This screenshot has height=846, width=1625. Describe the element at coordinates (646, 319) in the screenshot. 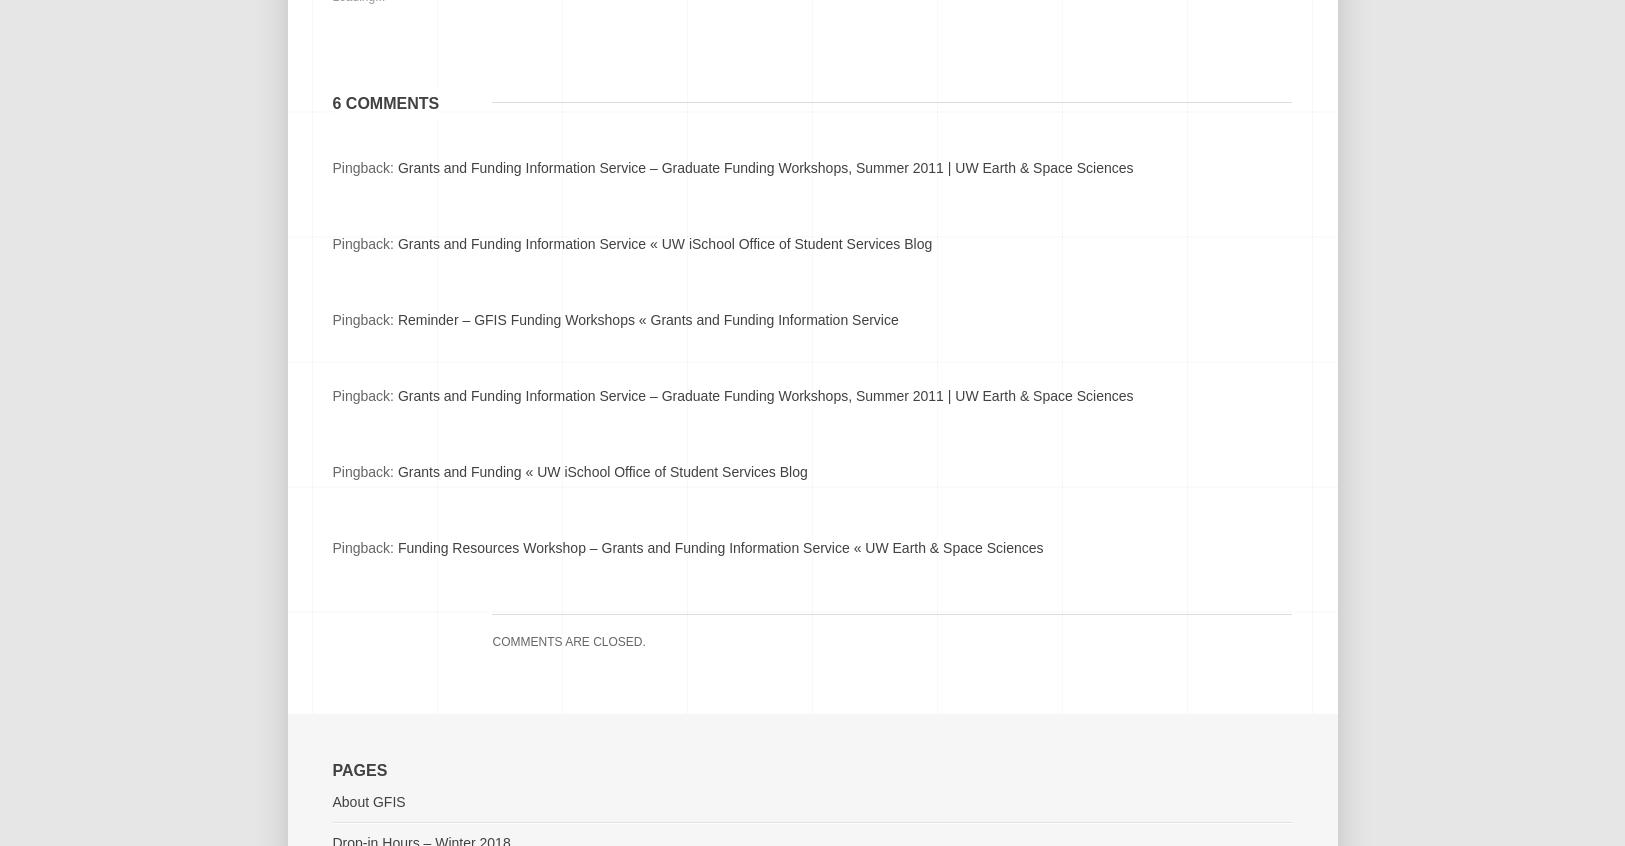

I see `'Reminder – GFIS Funding Workshops « Grants and Funding Information Service'` at that location.